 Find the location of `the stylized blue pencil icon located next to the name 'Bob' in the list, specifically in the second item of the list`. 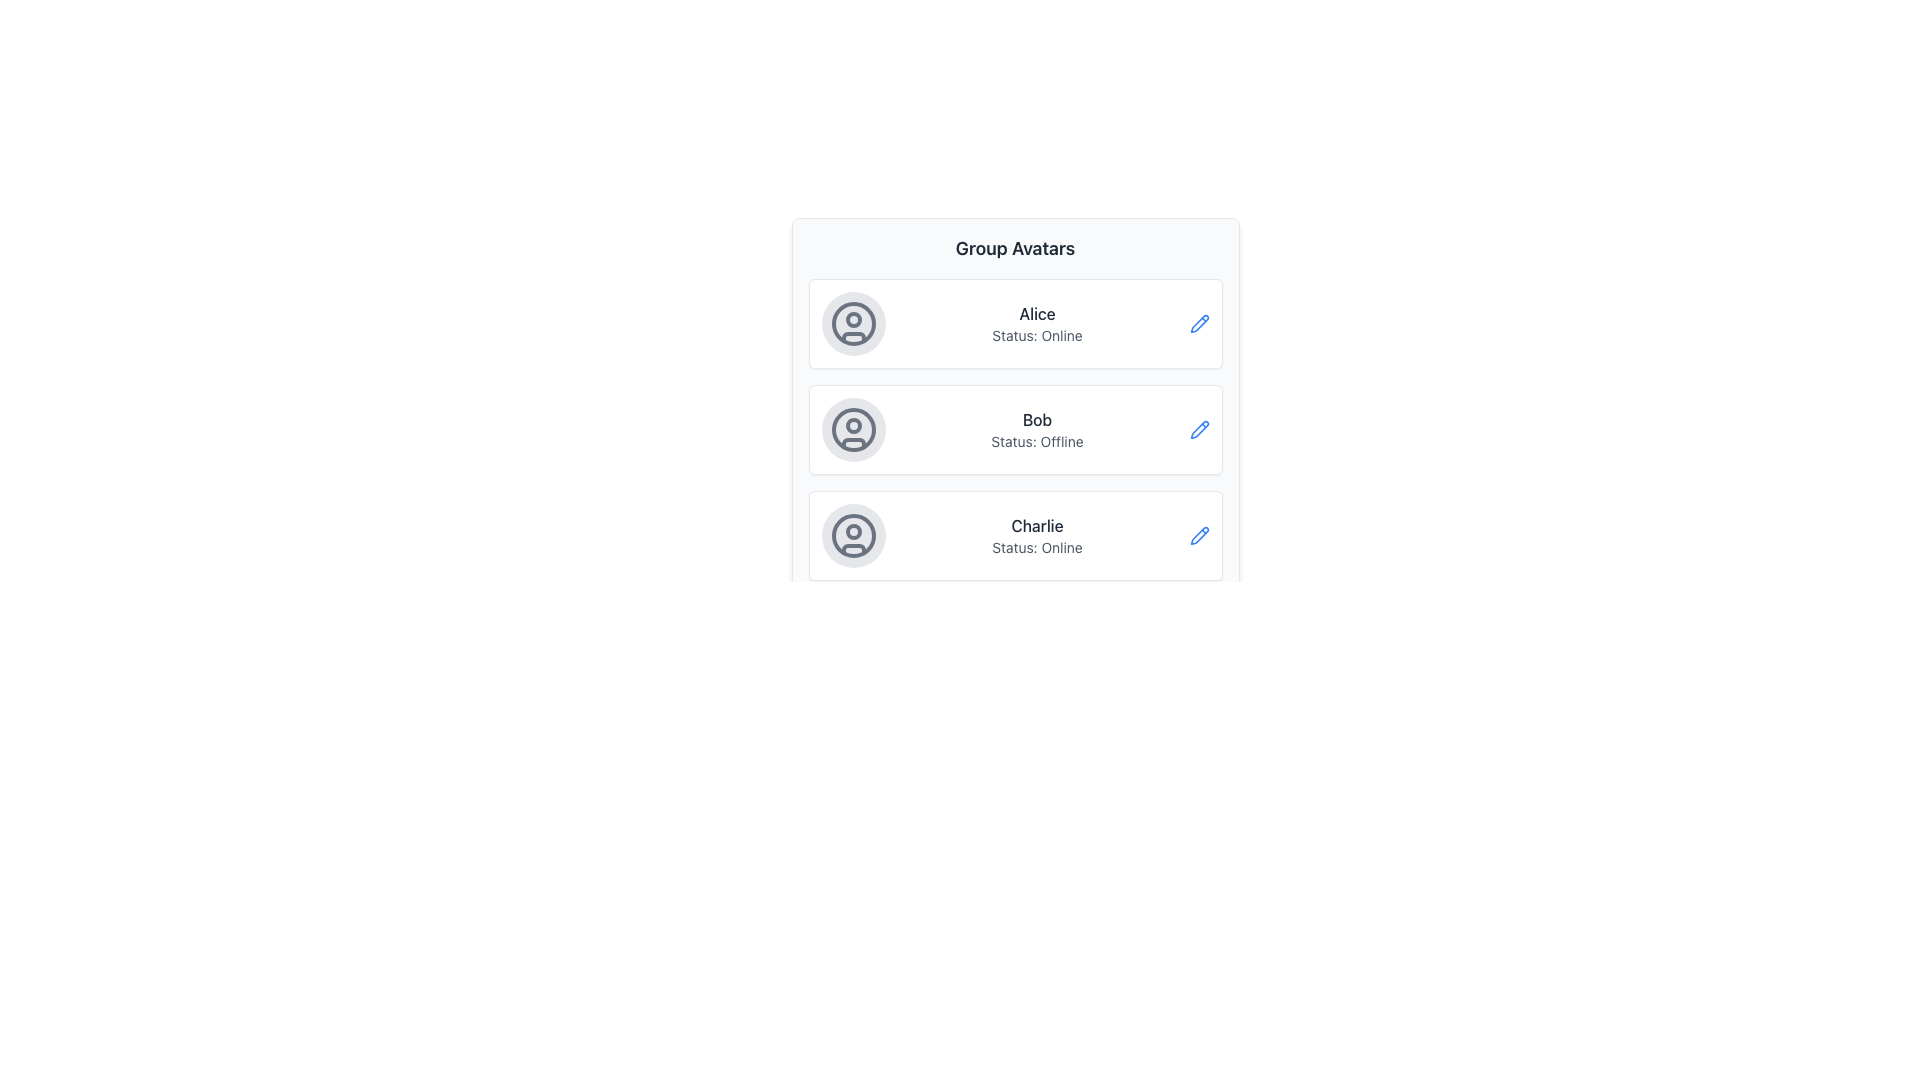

the stylized blue pencil icon located next to the name 'Bob' in the list, specifically in the second item of the list is located at coordinates (1199, 428).